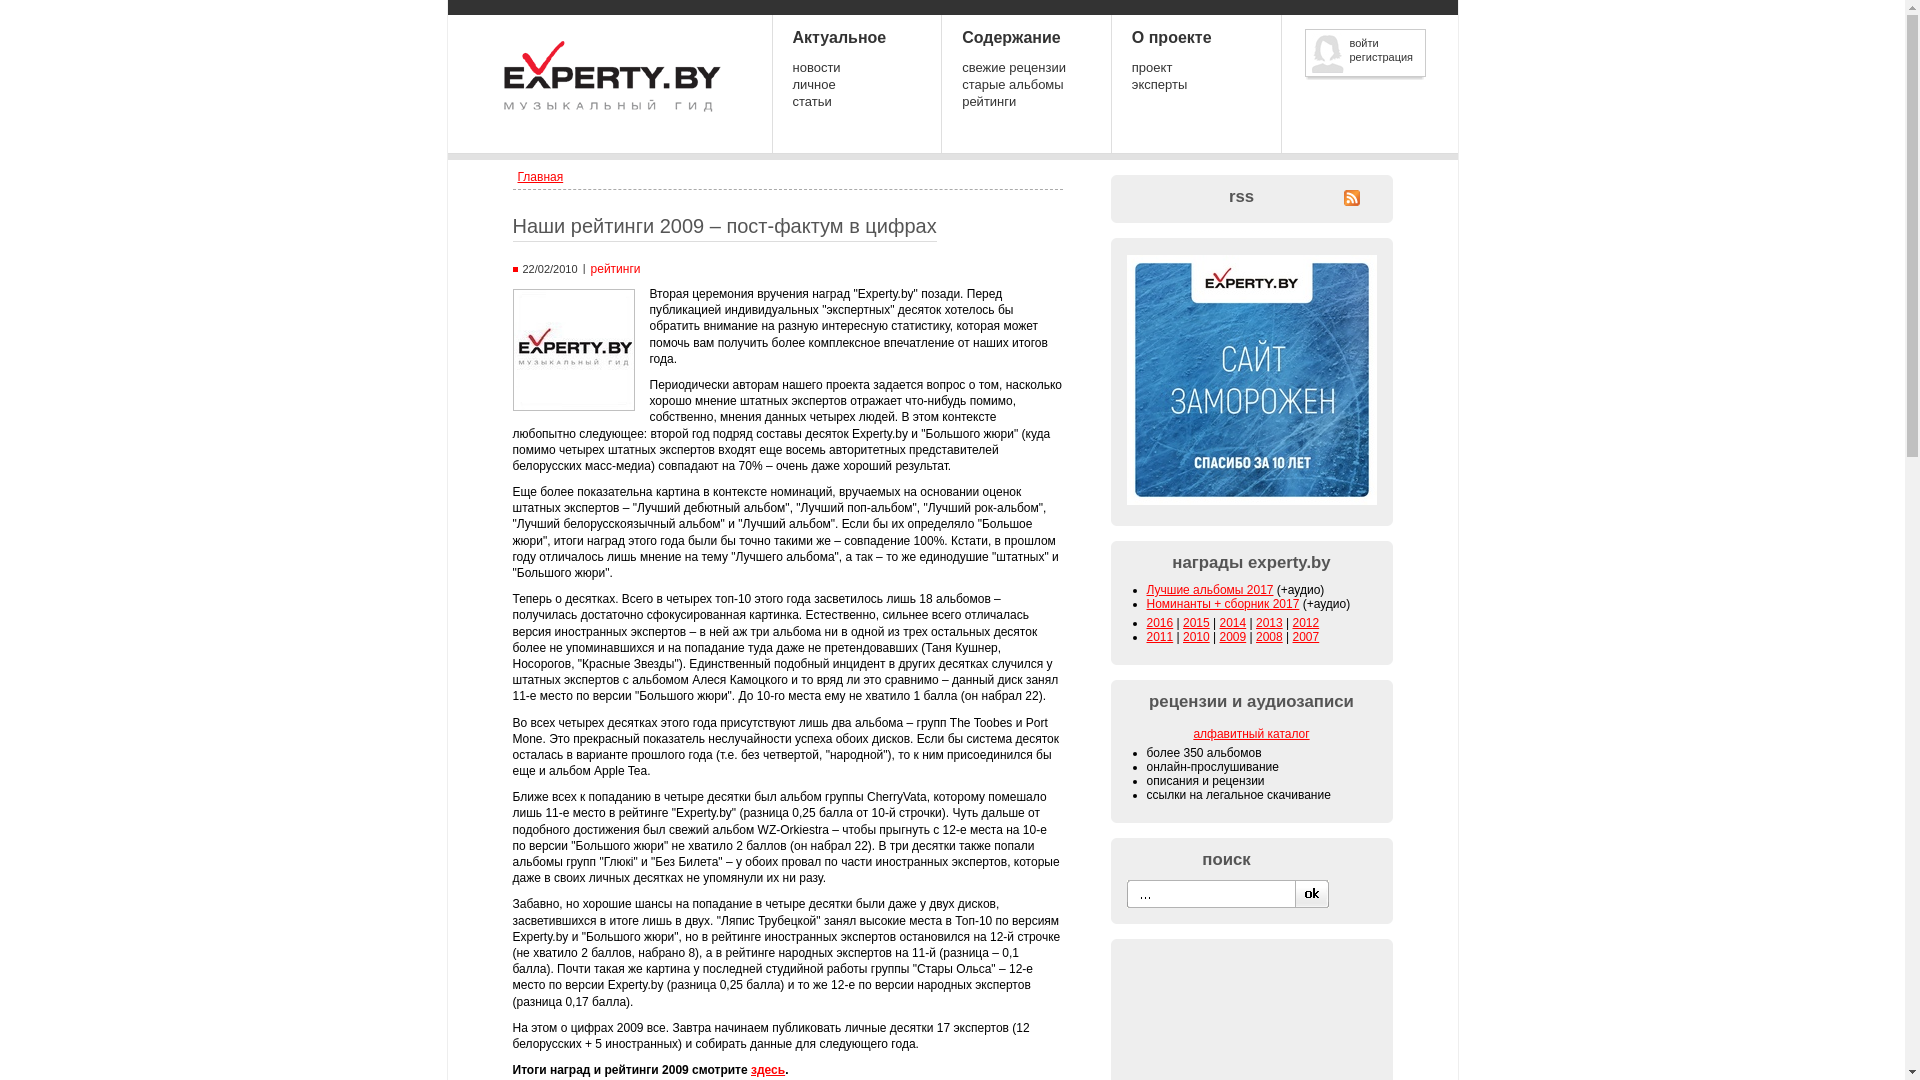  Describe the element at coordinates (1232, 622) in the screenshot. I see `'2014'` at that location.